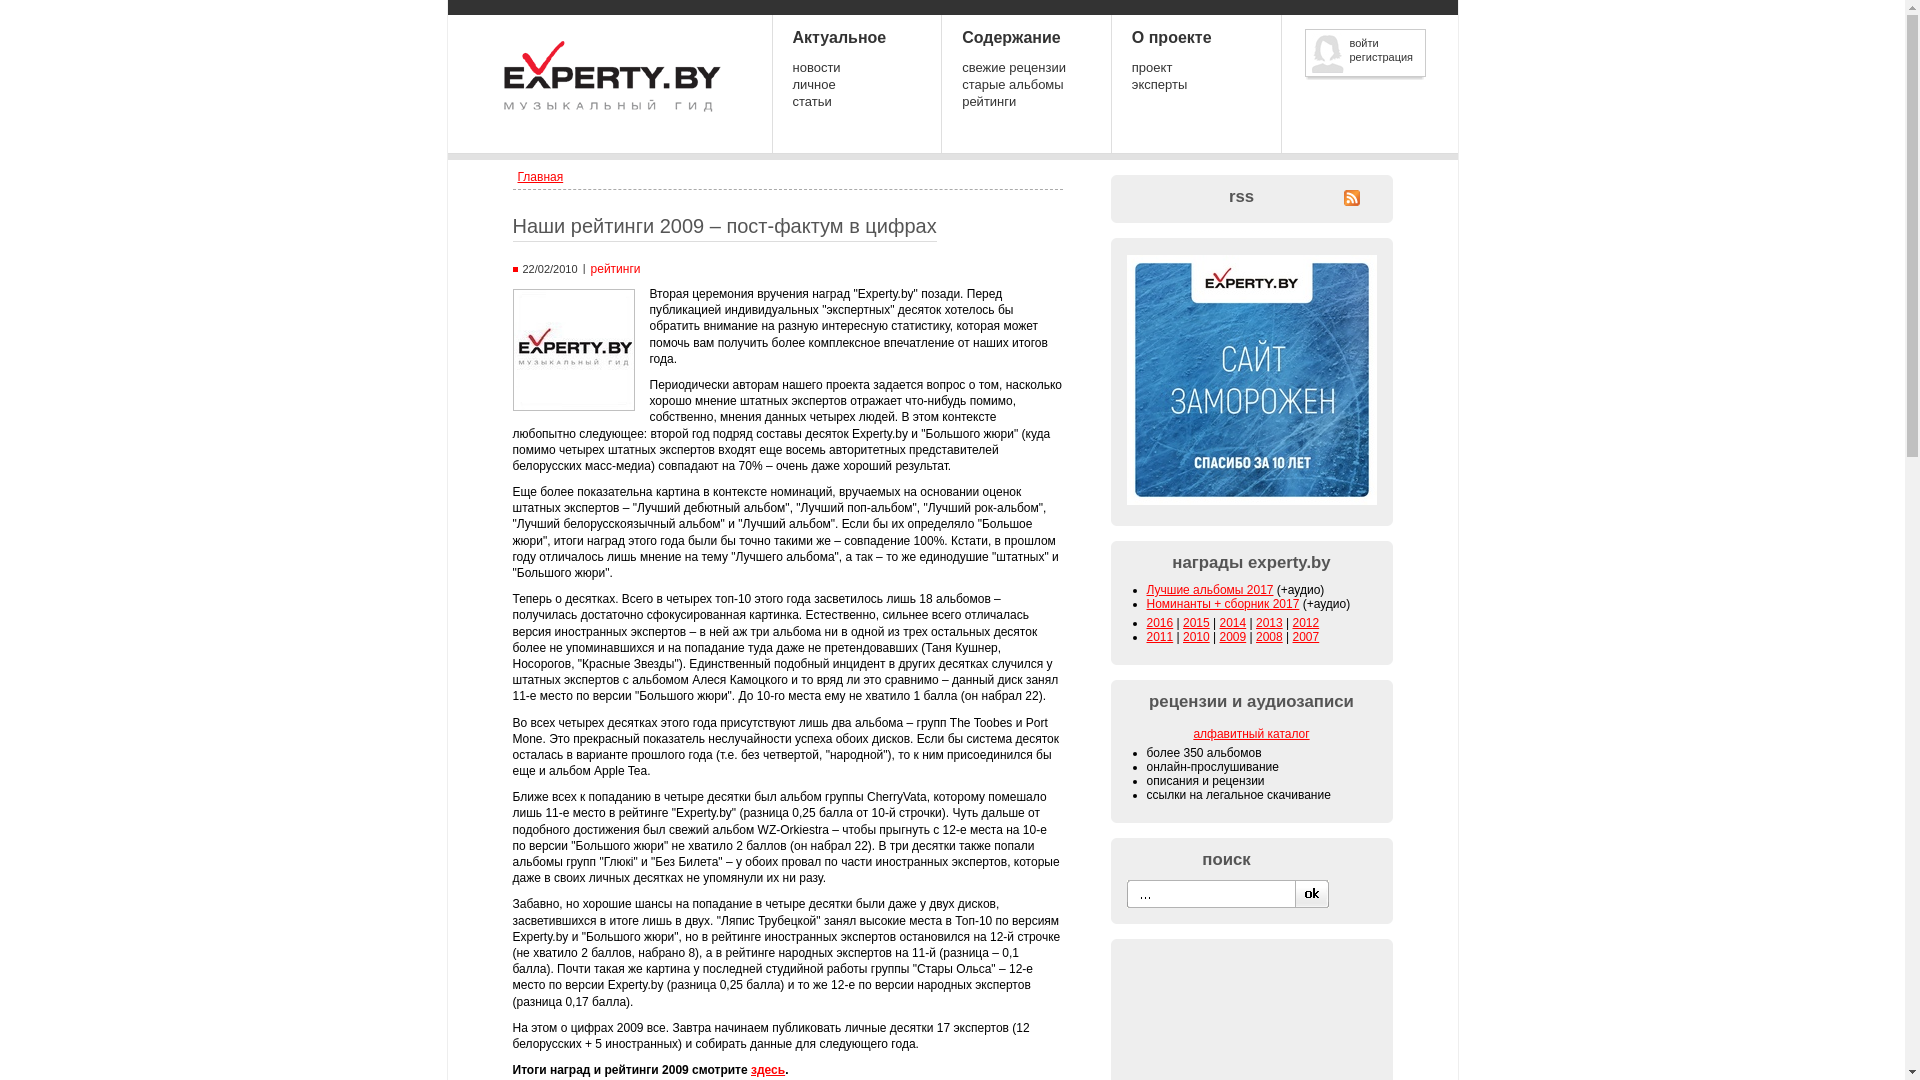  Describe the element at coordinates (1232, 622) in the screenshot. I see `'2014'` at that location.